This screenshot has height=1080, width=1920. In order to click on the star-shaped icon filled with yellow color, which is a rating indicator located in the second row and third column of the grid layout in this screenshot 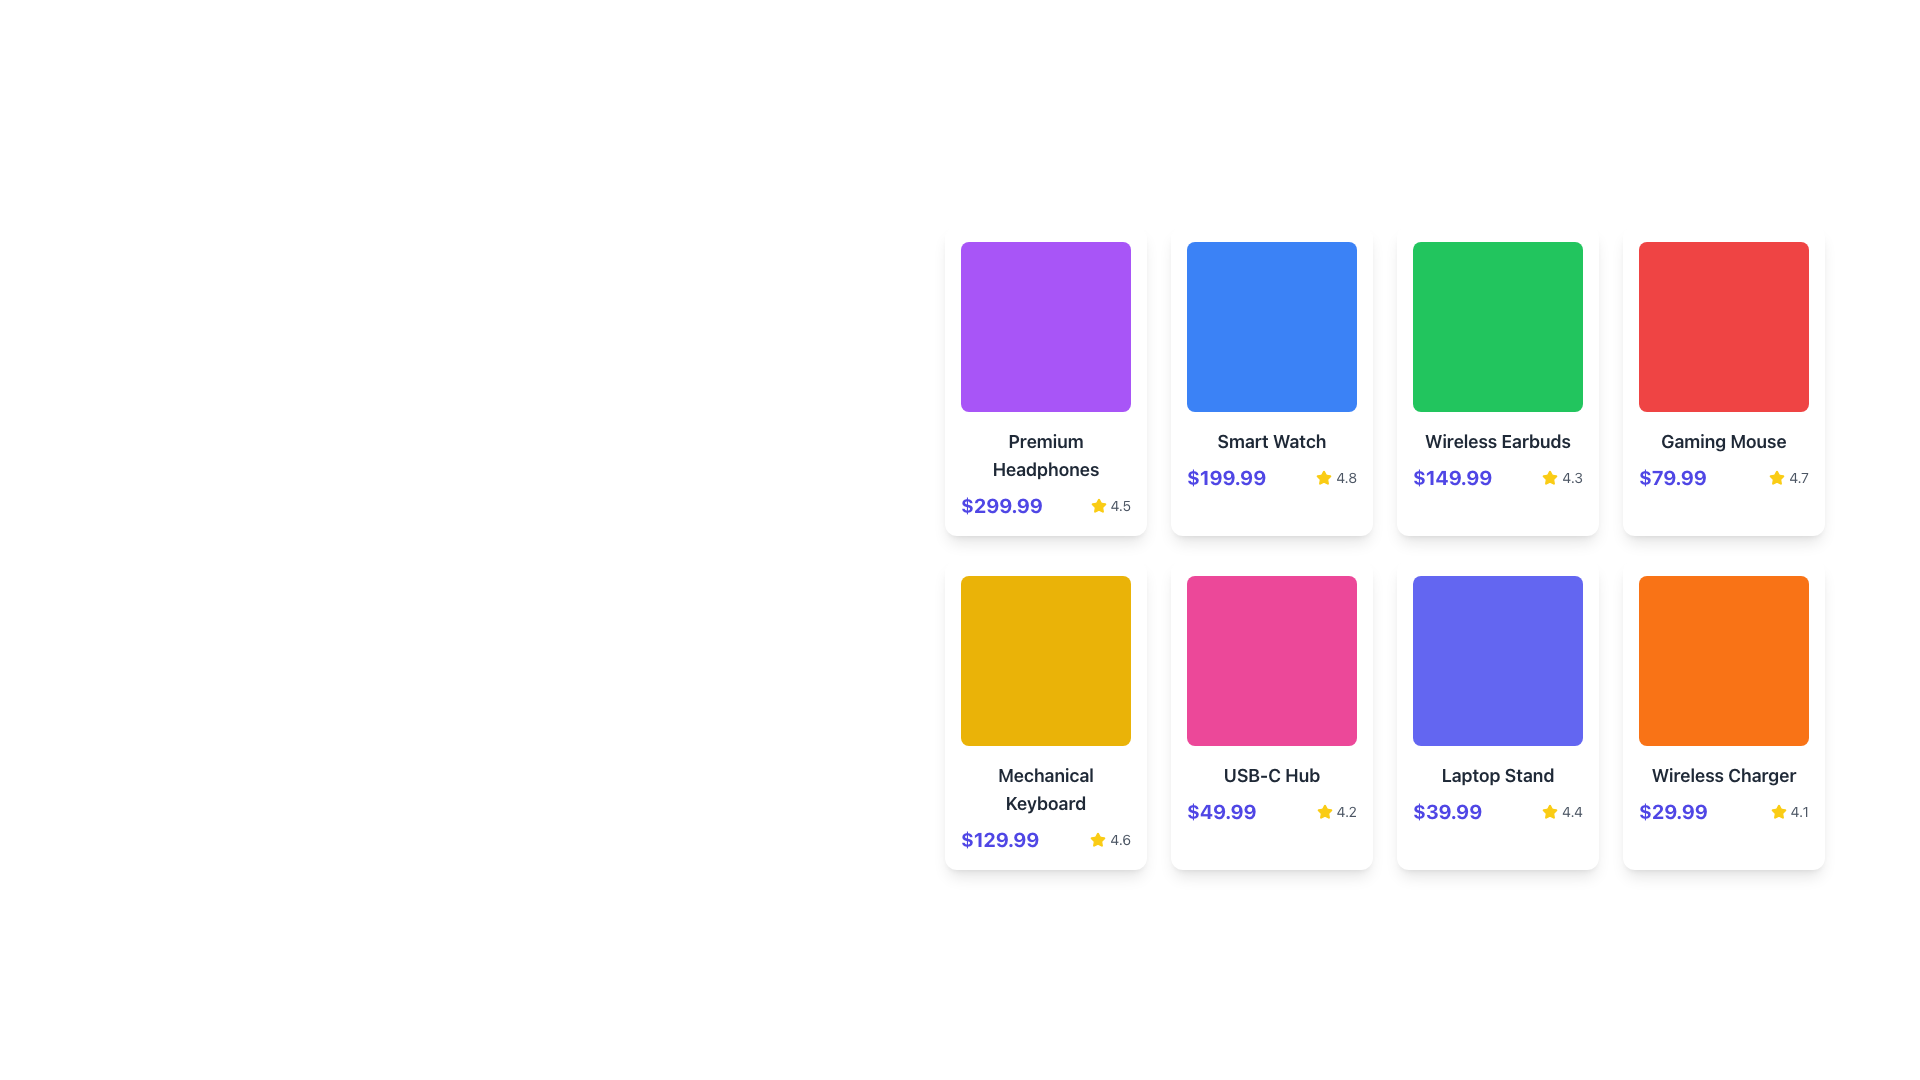, I will do `click(1549, 478)`.